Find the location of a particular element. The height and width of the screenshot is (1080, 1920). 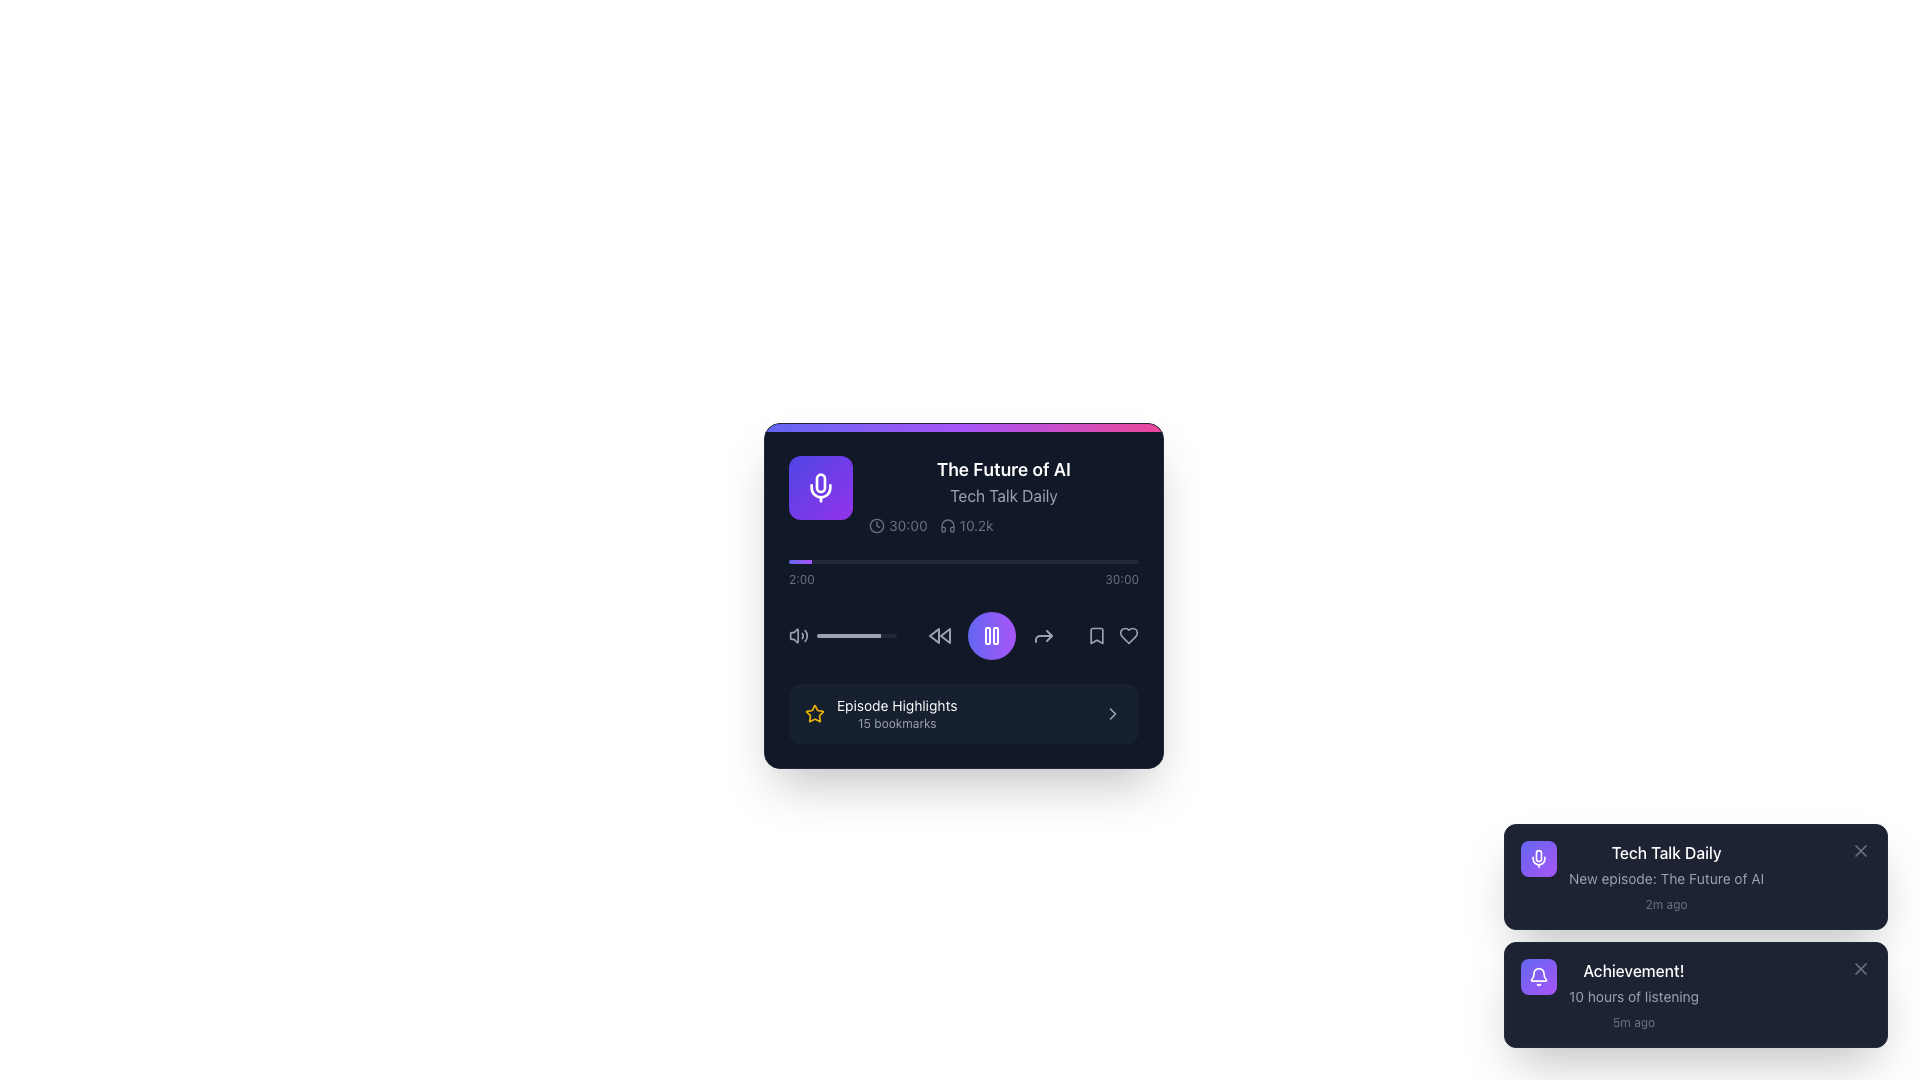

the 'Episode Highlights' text label which is displayed in white with a subheading '15 bookmarks' below it, located in the lower part of the audio player interface card is located at coordinates (896, 712).